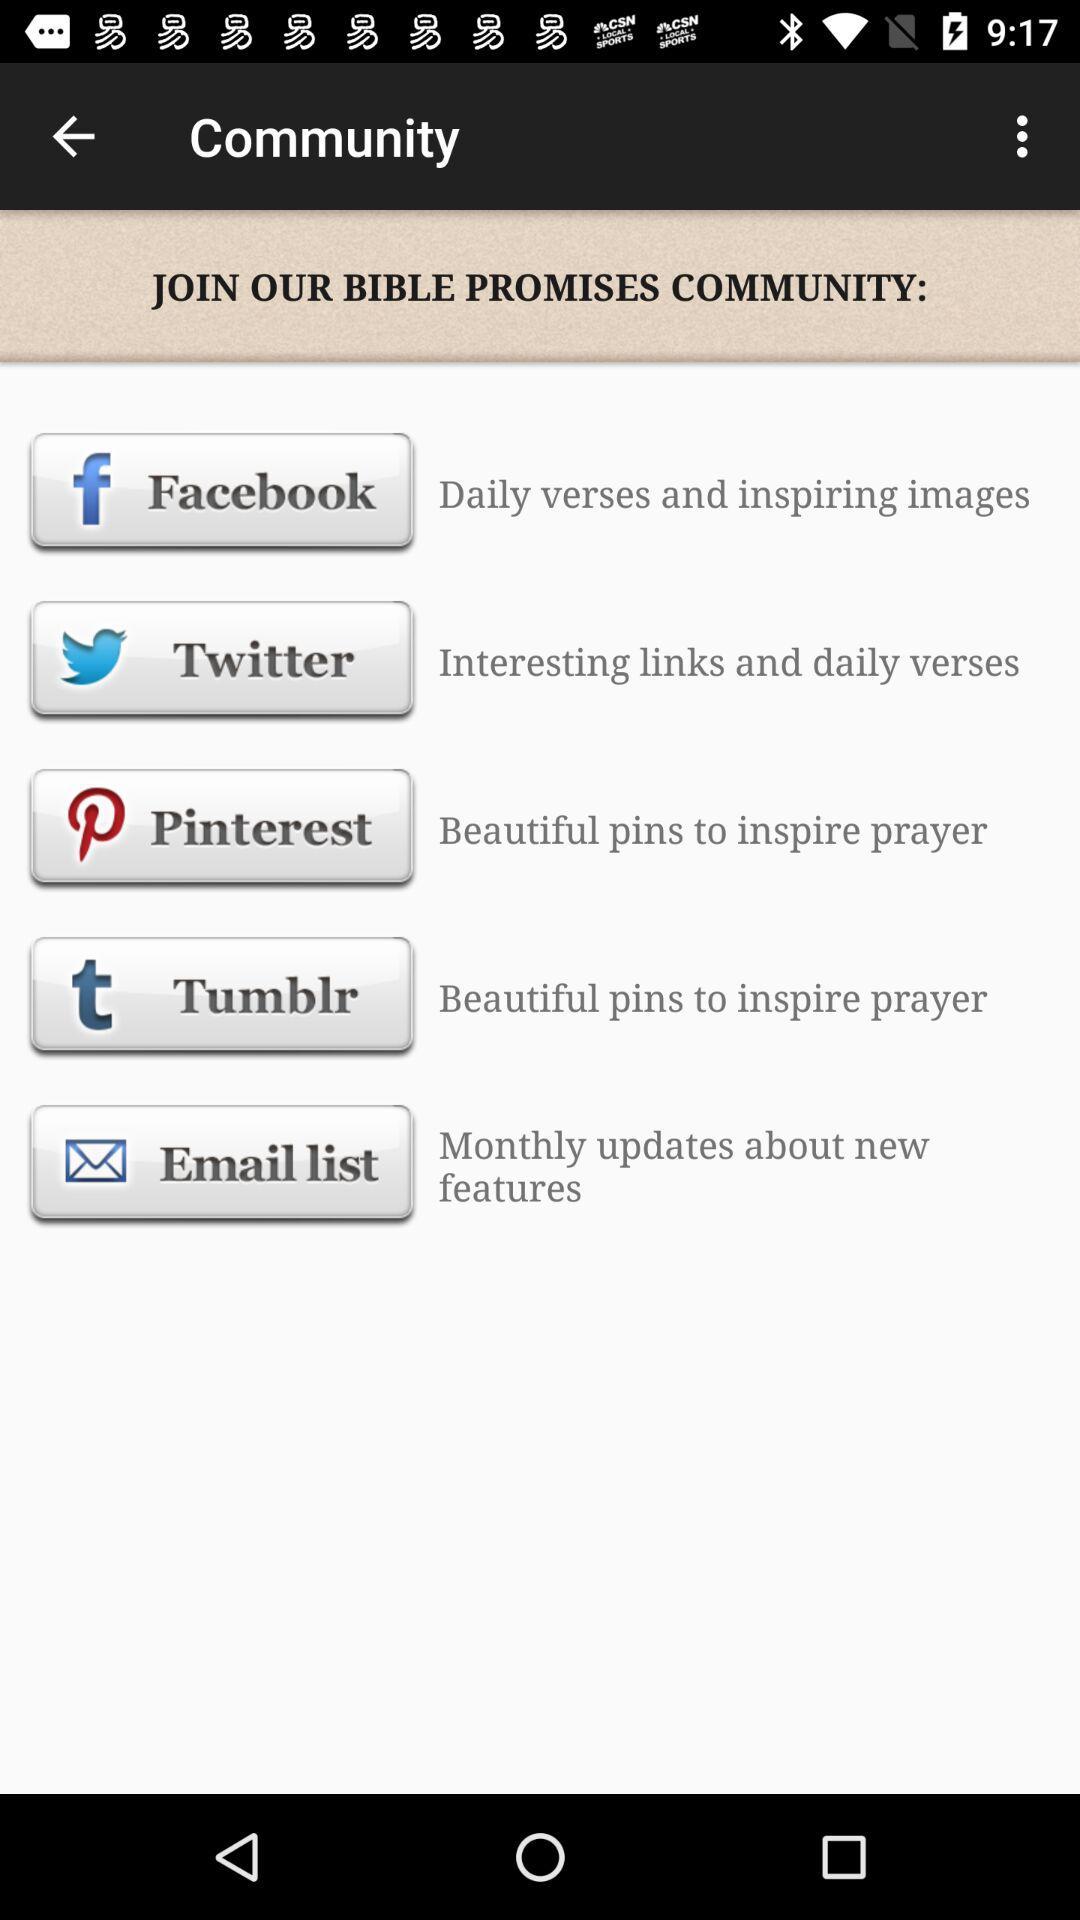 The height and width of the screenshot is (1920, 1080). Describe the element at coordinates (222, 493) in the screenshot. I see `facebook` at that location.